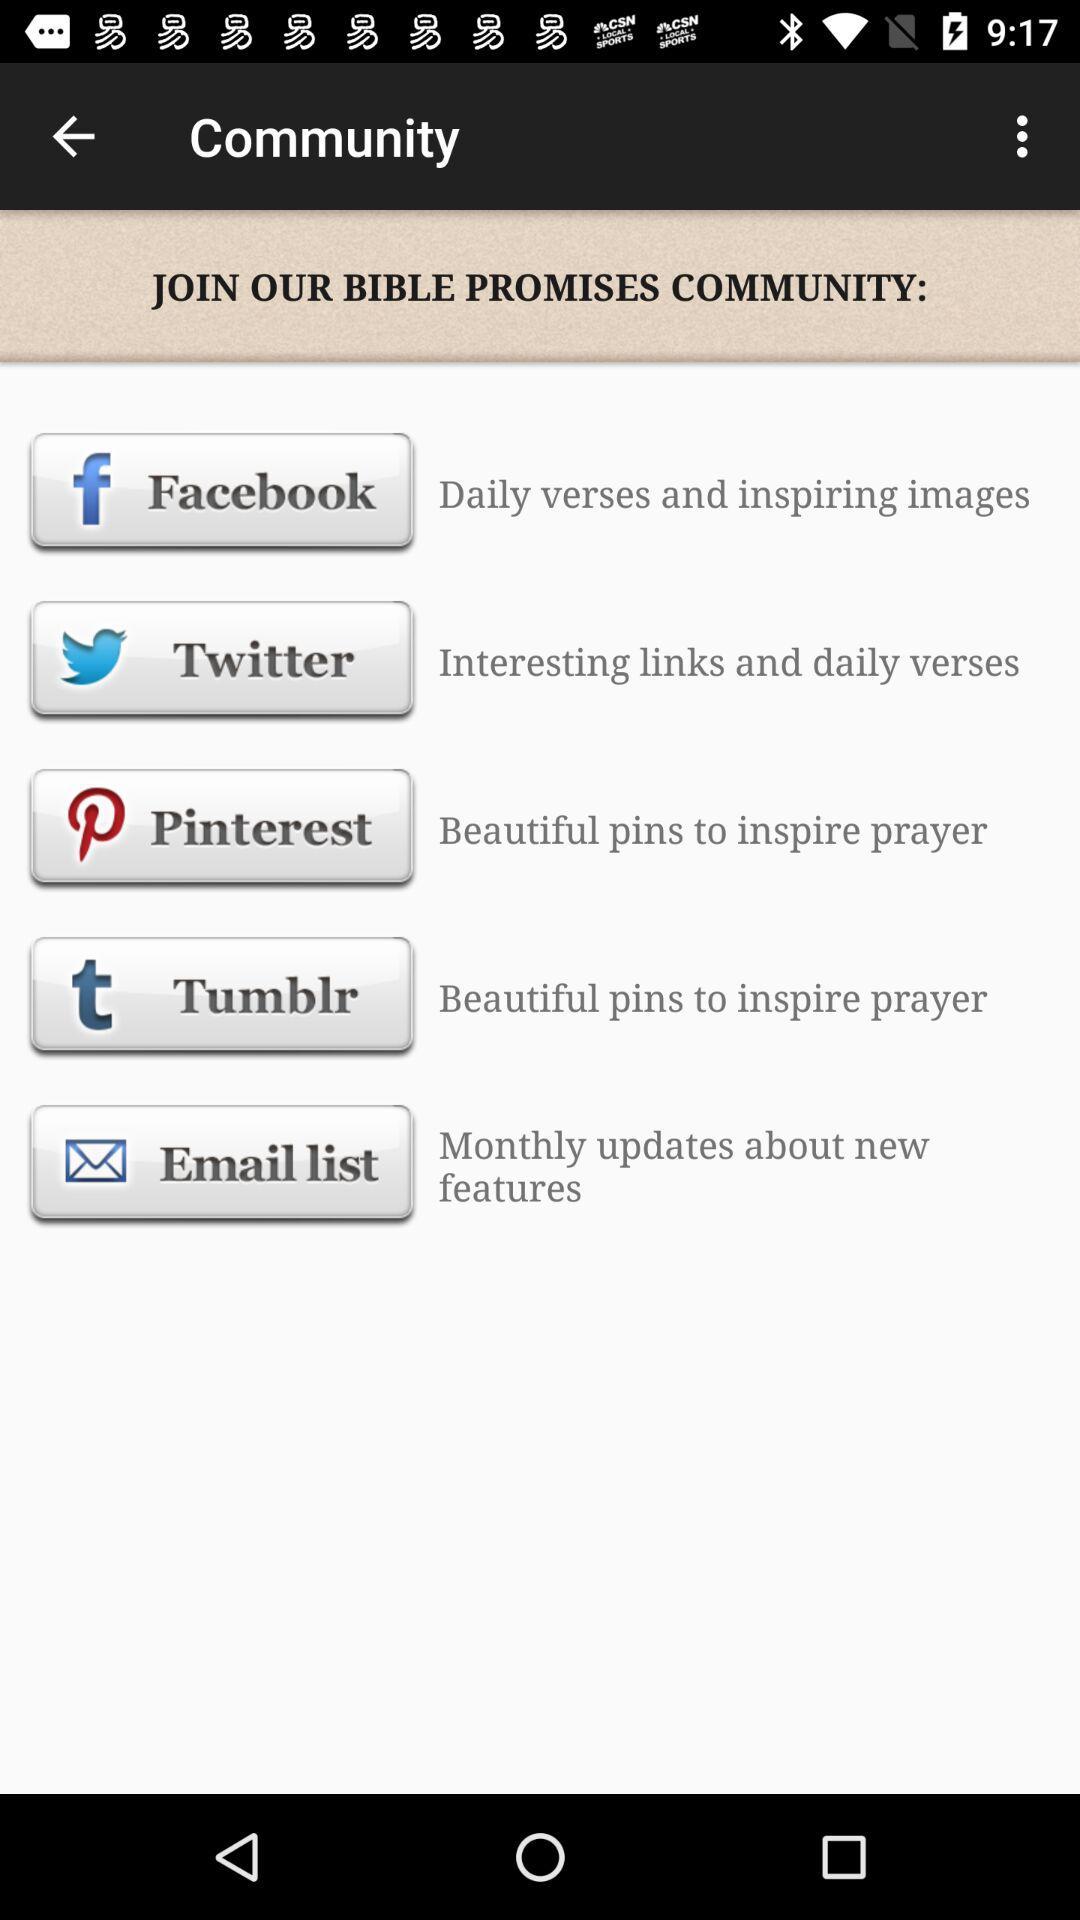 The height and width of the screenshot is (1920, 1080). Describe the element at coordinates (222, 493) in the screenshot. I see `facebook` at that location.